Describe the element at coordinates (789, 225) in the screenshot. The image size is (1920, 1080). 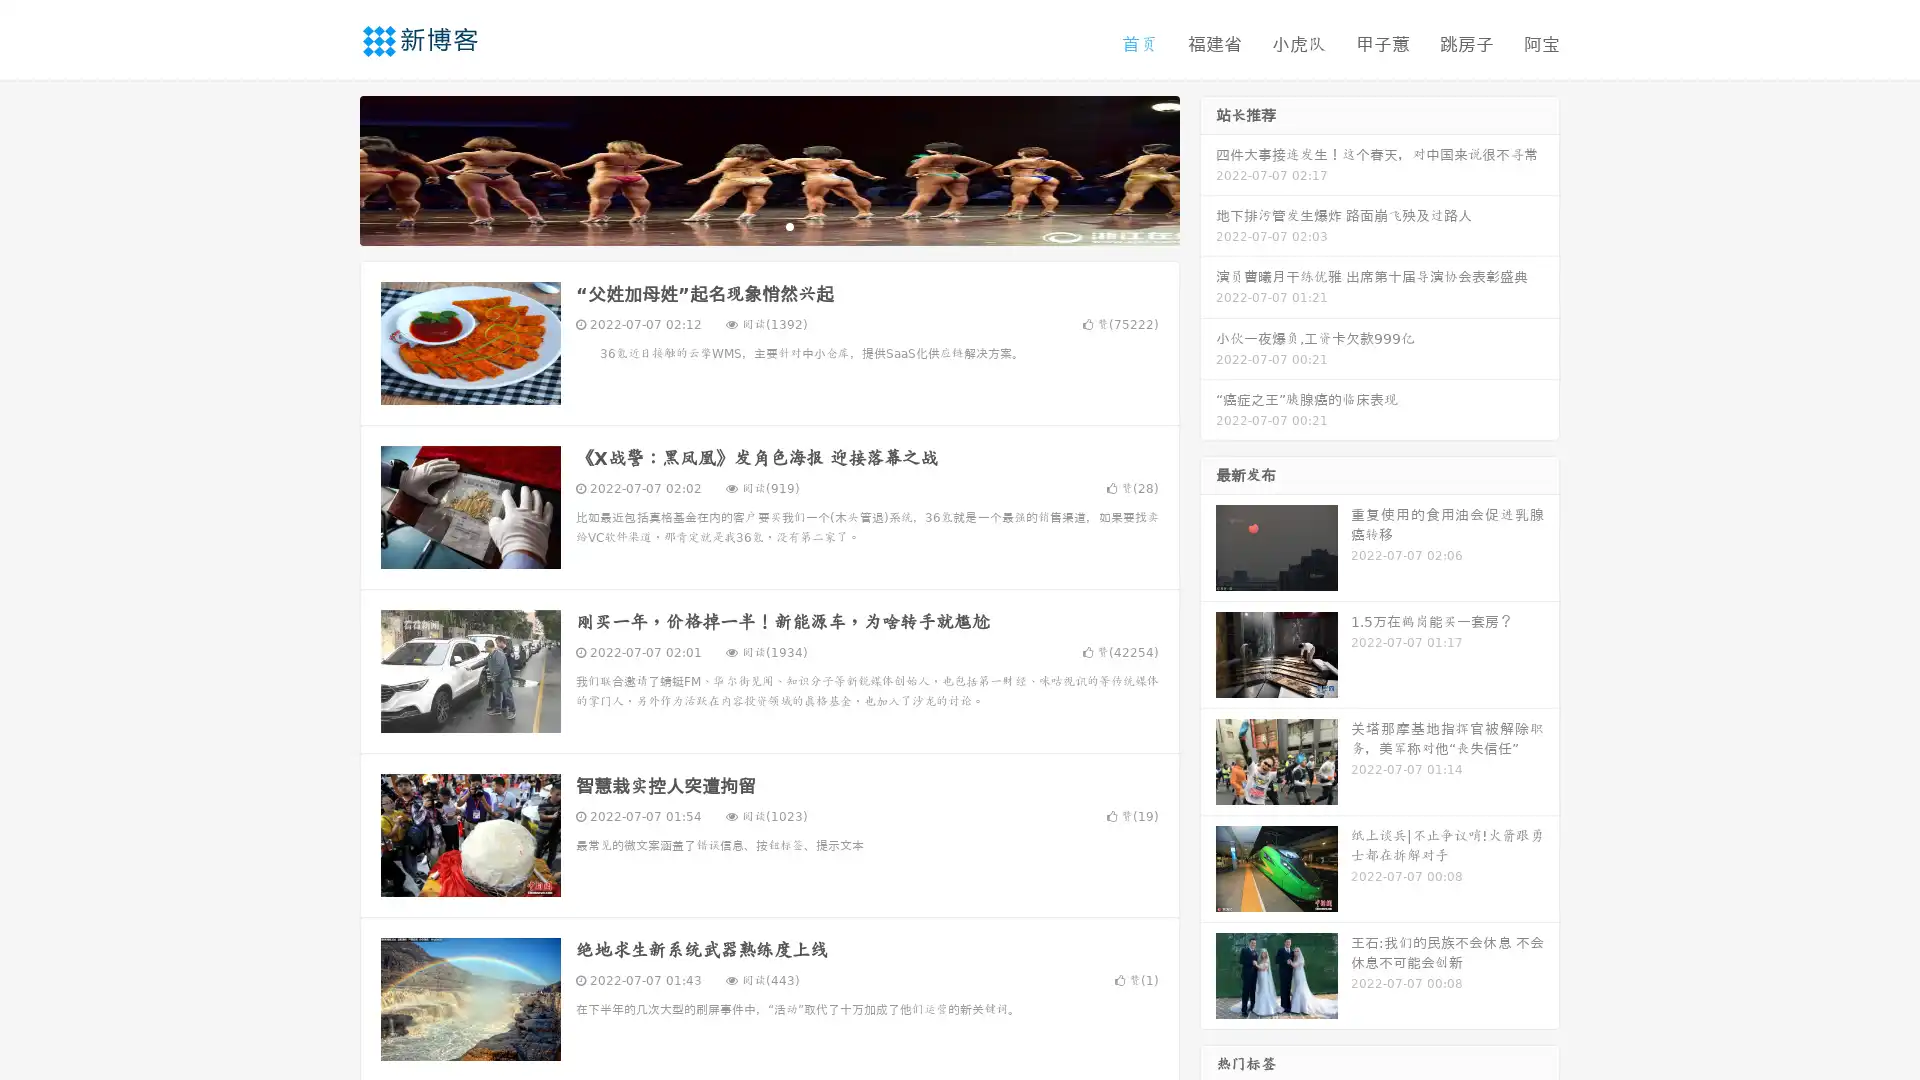
I see `Go to slide 3` at that location.